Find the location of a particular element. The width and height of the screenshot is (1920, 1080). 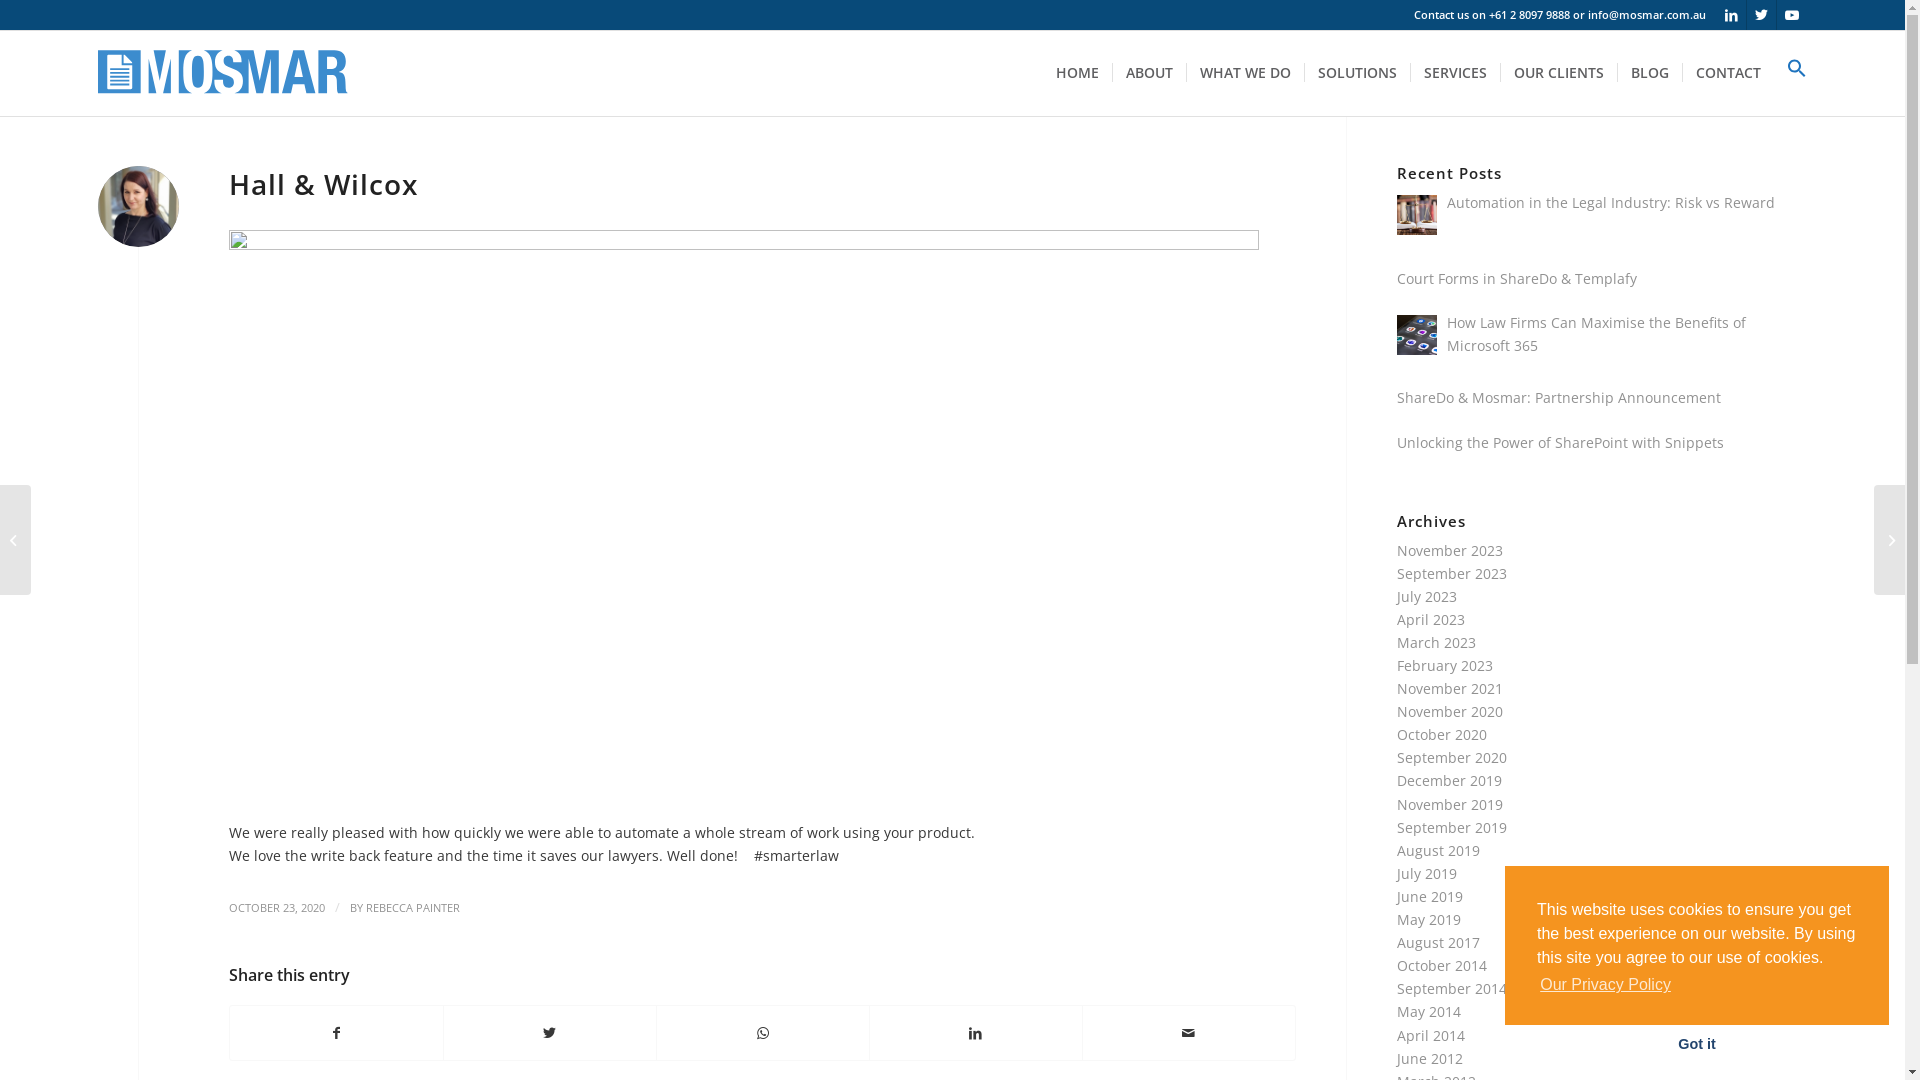

'September 2023' is located at coordinates (1452, 573).